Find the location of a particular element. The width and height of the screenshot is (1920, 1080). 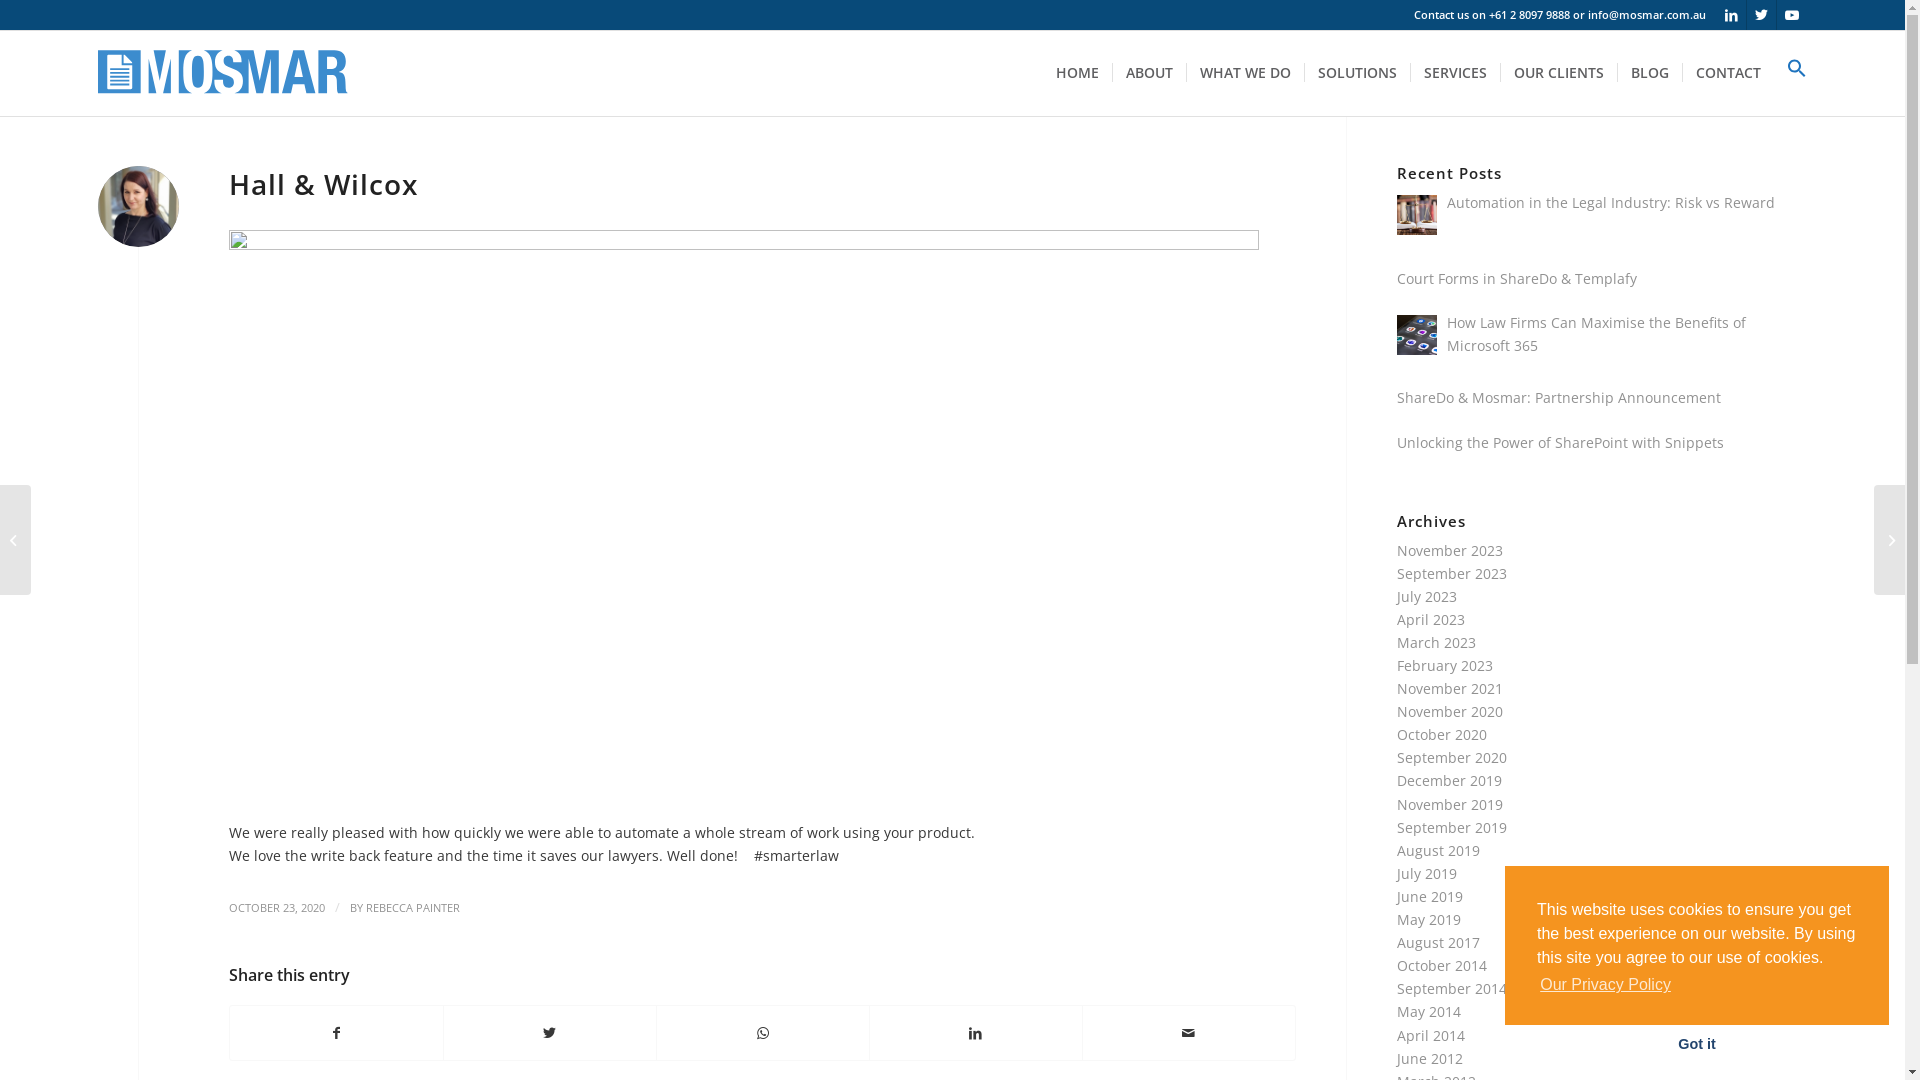

'September 2023' is located at coordinates (1452, 573).